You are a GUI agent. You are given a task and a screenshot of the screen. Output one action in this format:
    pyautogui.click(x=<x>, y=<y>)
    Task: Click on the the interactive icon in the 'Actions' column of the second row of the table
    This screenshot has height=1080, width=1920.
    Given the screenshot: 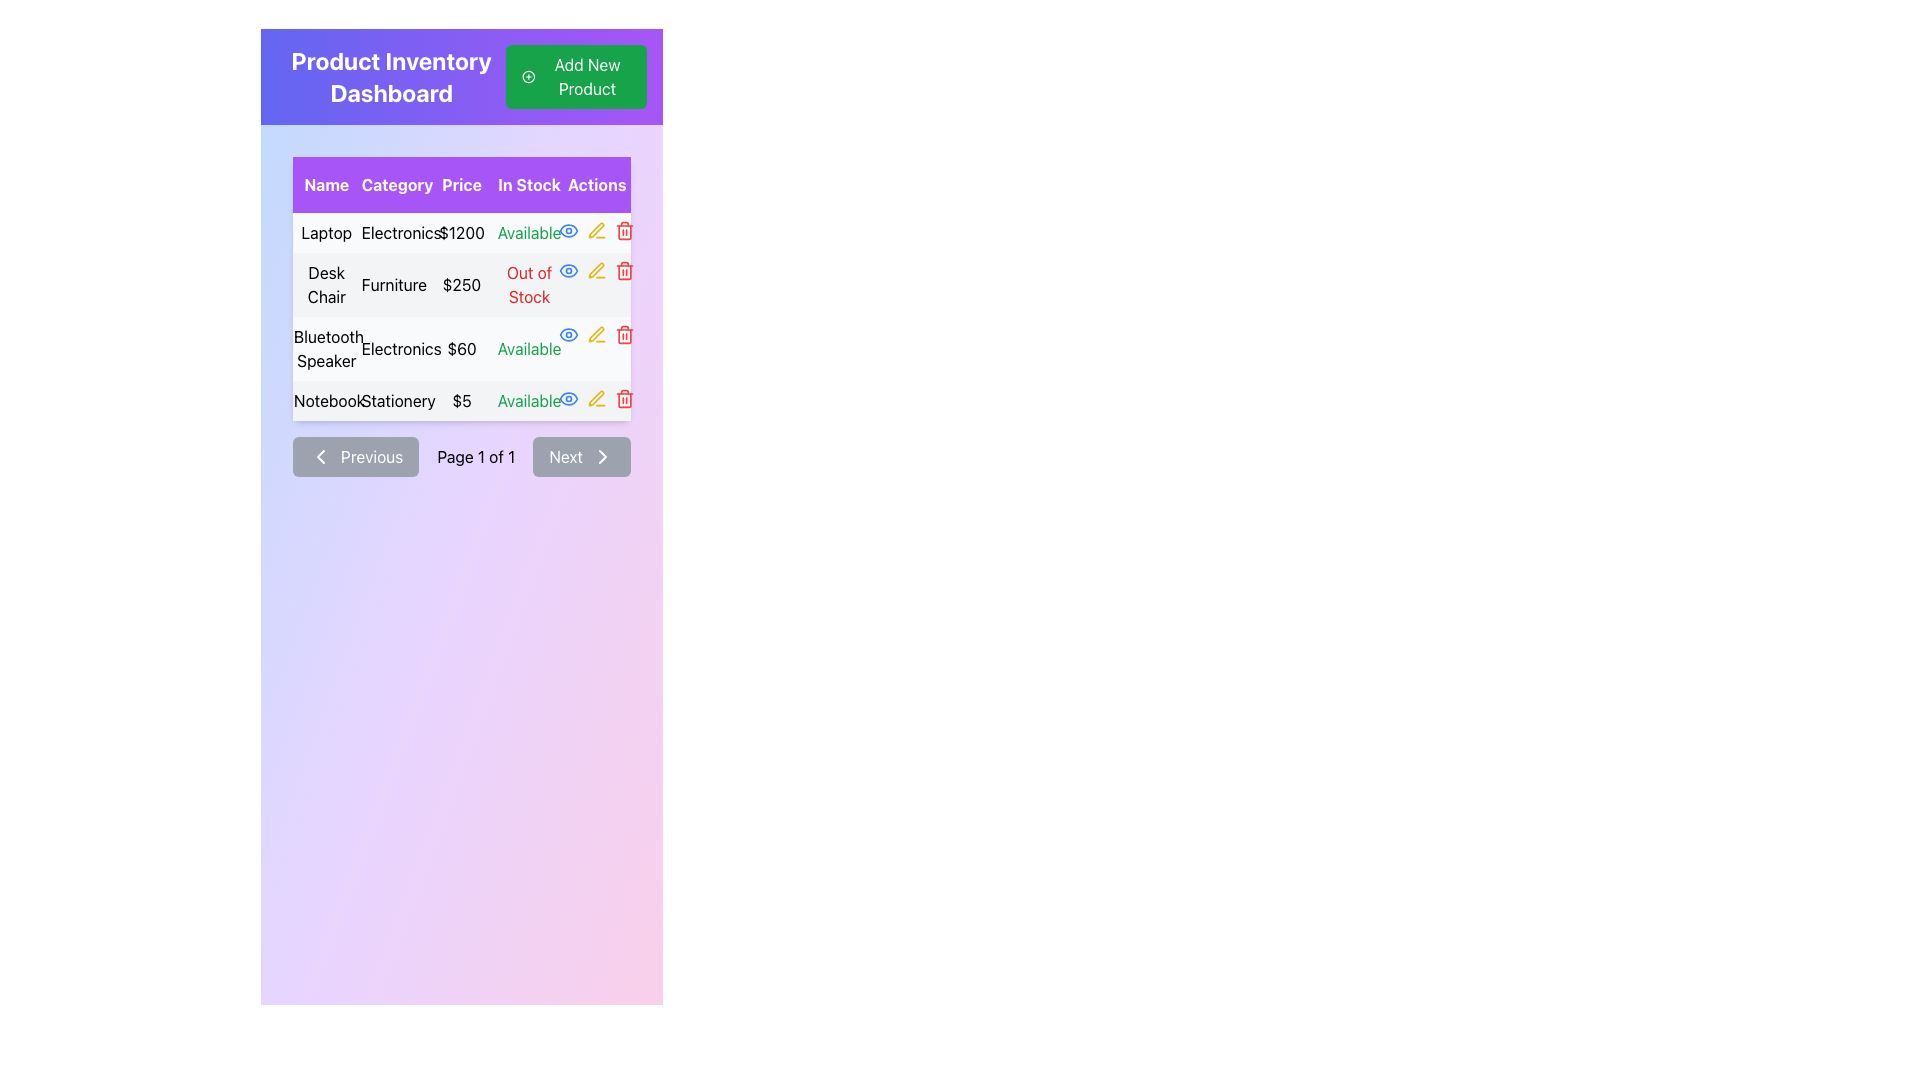 What is the action you would take?
    pyautogui.click(x=568, y=270)
    